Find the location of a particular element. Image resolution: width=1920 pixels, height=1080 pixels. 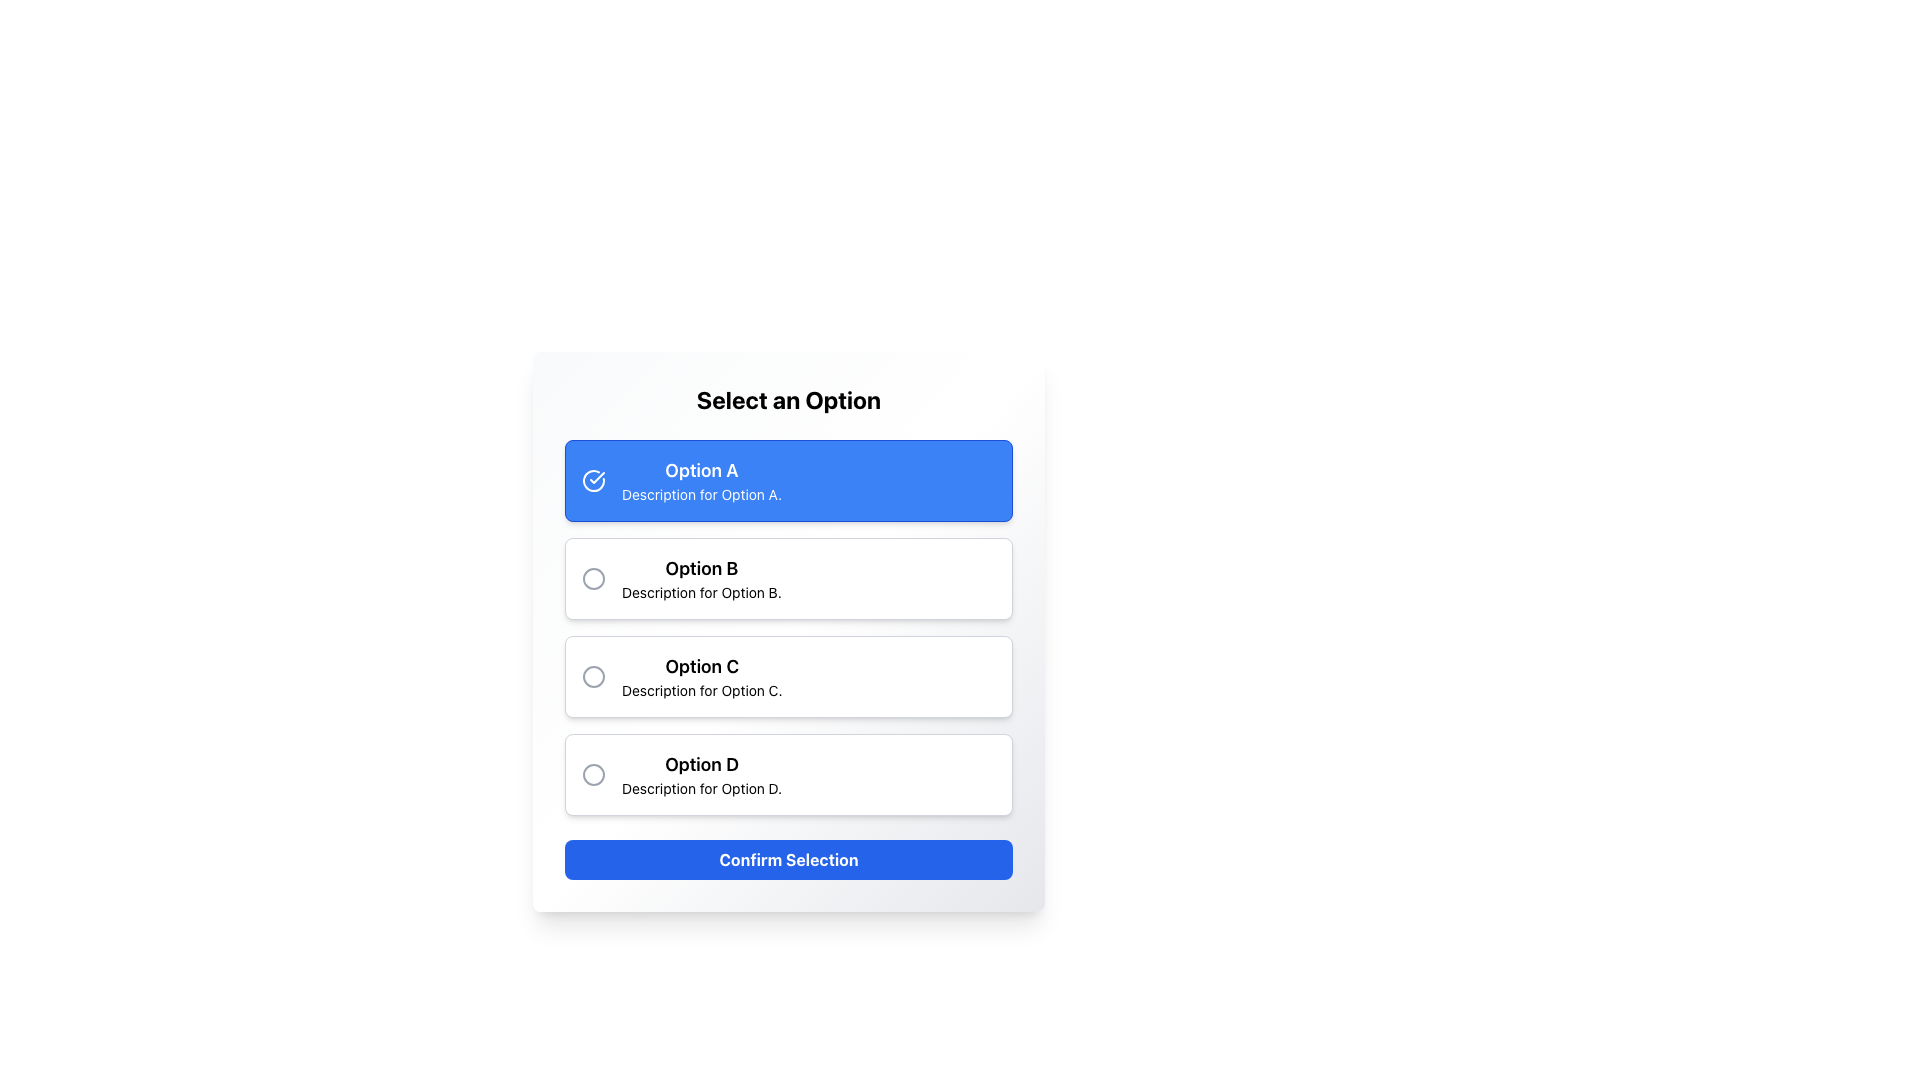

the 'Option B' text label which serves as a title for the corresponding option in the selection list is located at coordinates (701, 569).